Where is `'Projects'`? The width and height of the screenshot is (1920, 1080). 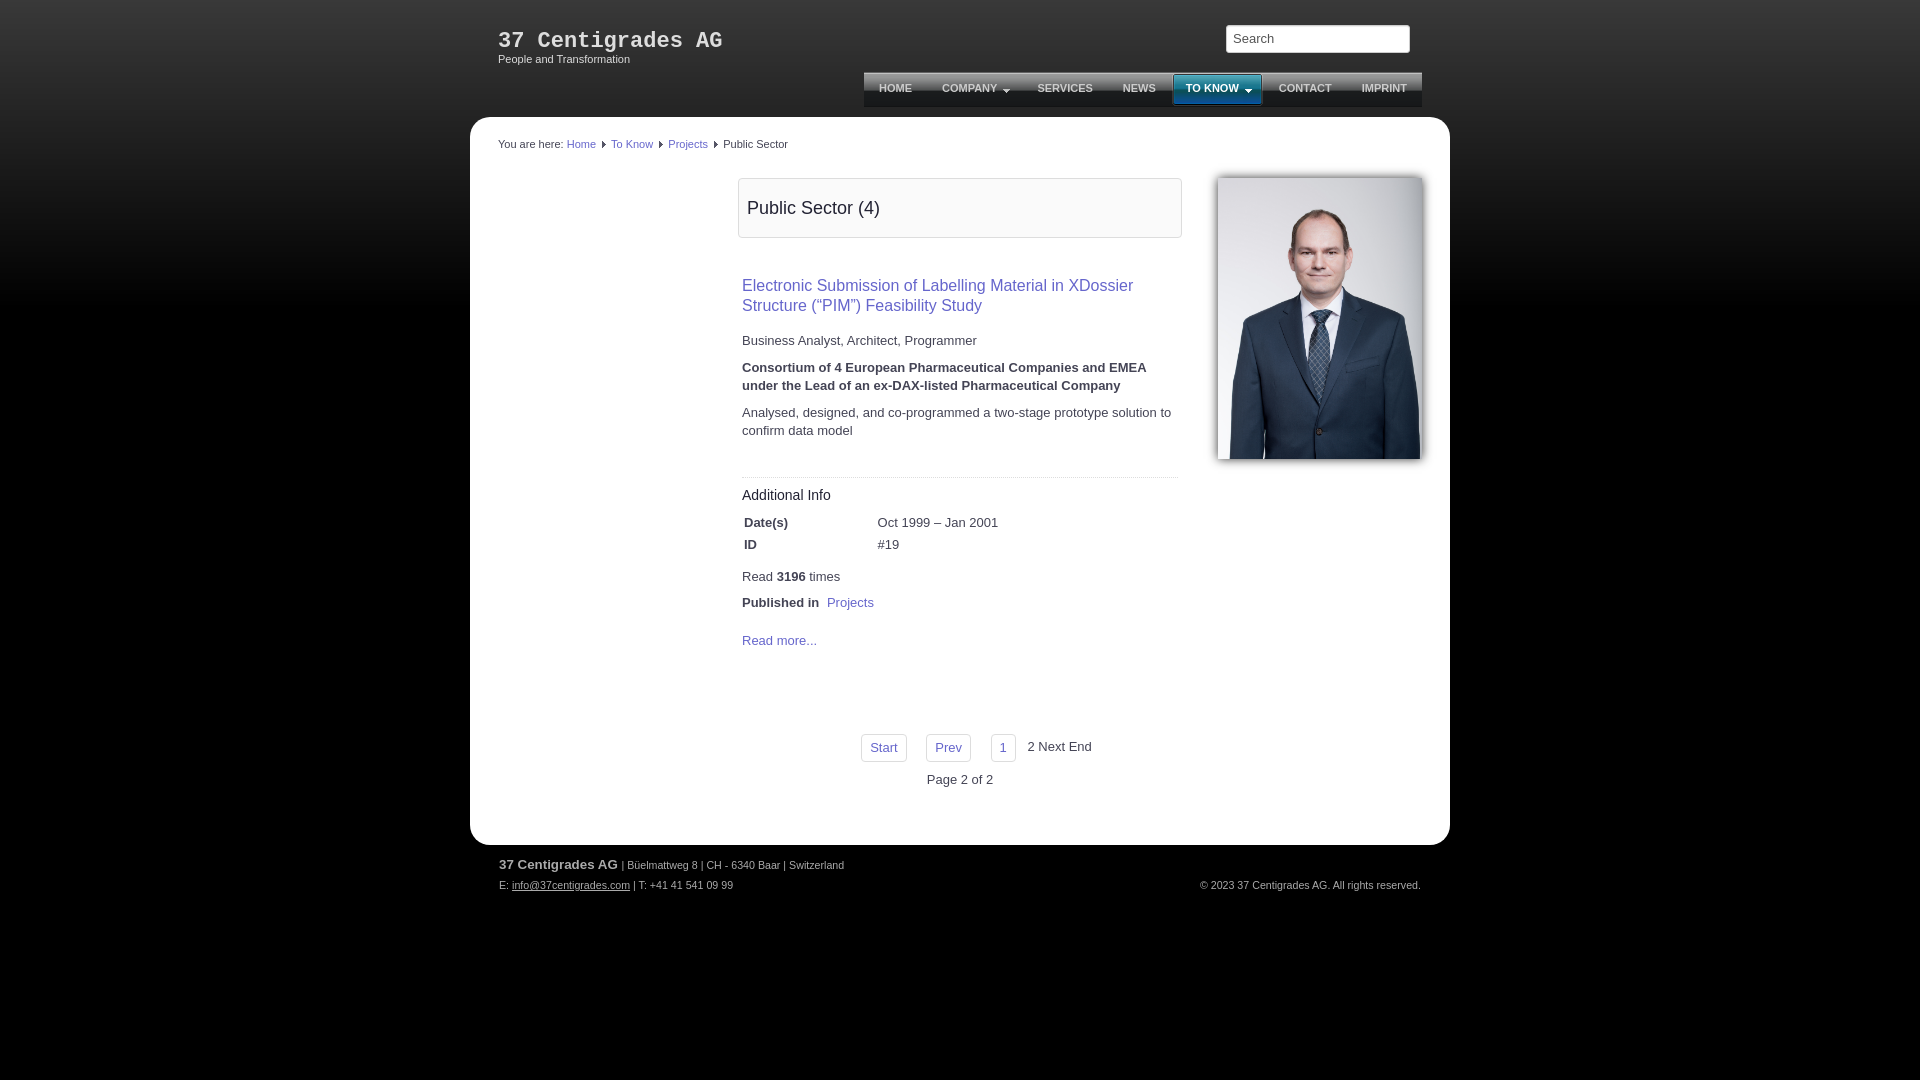
'Projects' is located at coordinates (687, 142).